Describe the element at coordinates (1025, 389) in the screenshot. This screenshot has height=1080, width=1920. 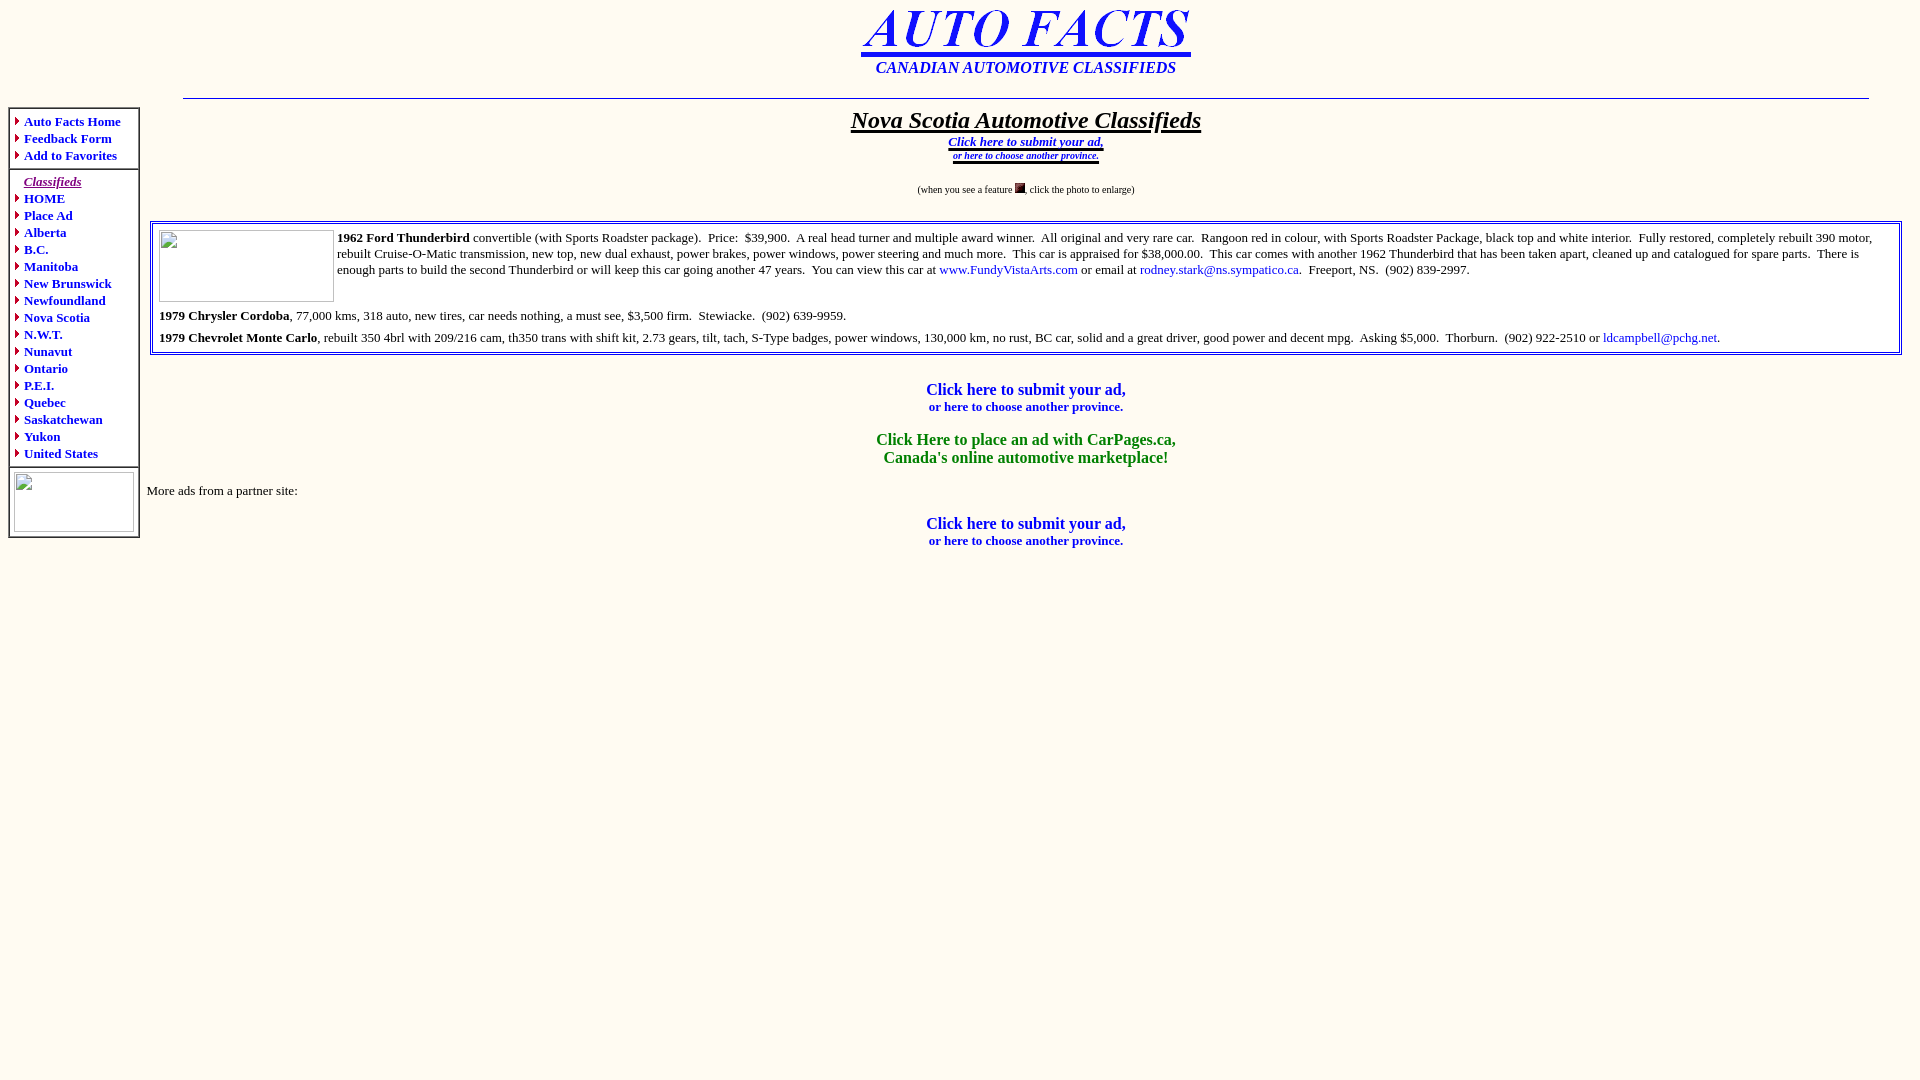
I see `'Click here to submit your ad,'` at that location.